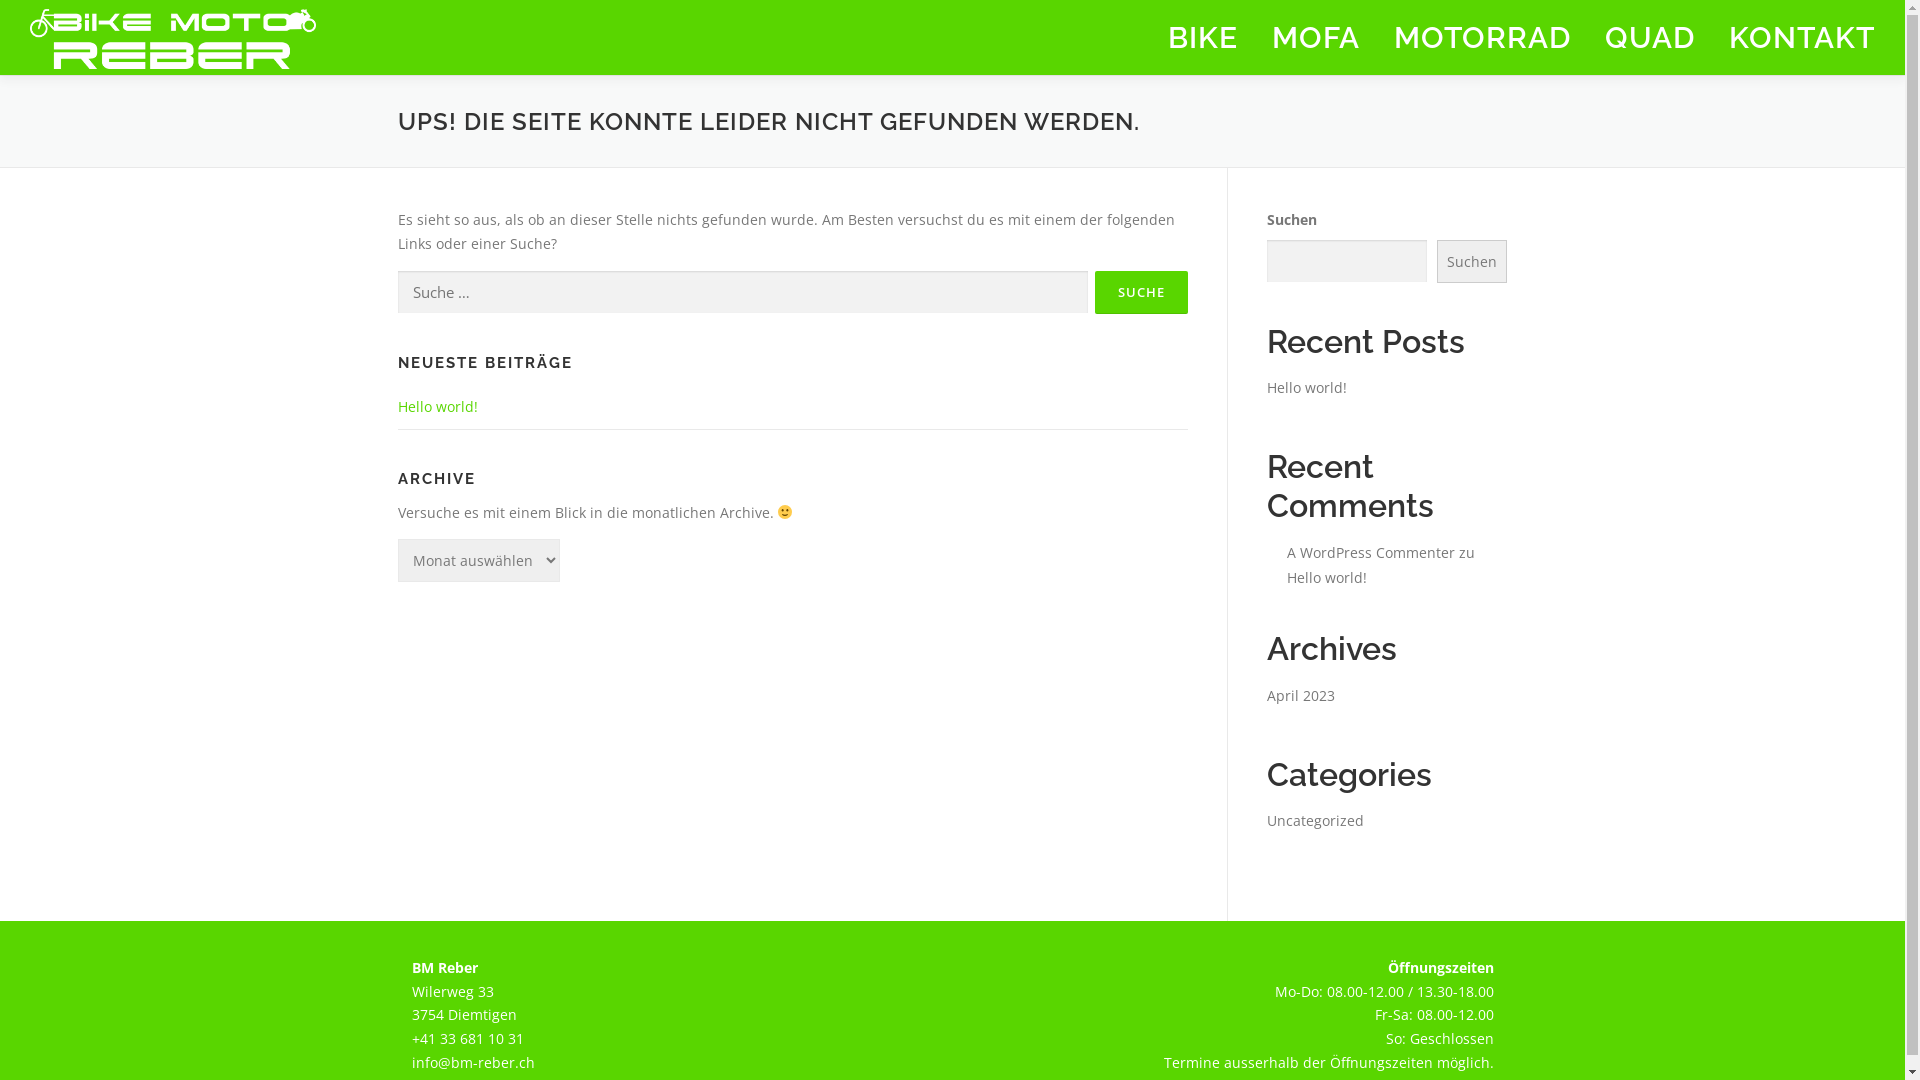 This screenshot has width=1920, height=1080. I want to click on 'April 2023', so click(1300, 694).